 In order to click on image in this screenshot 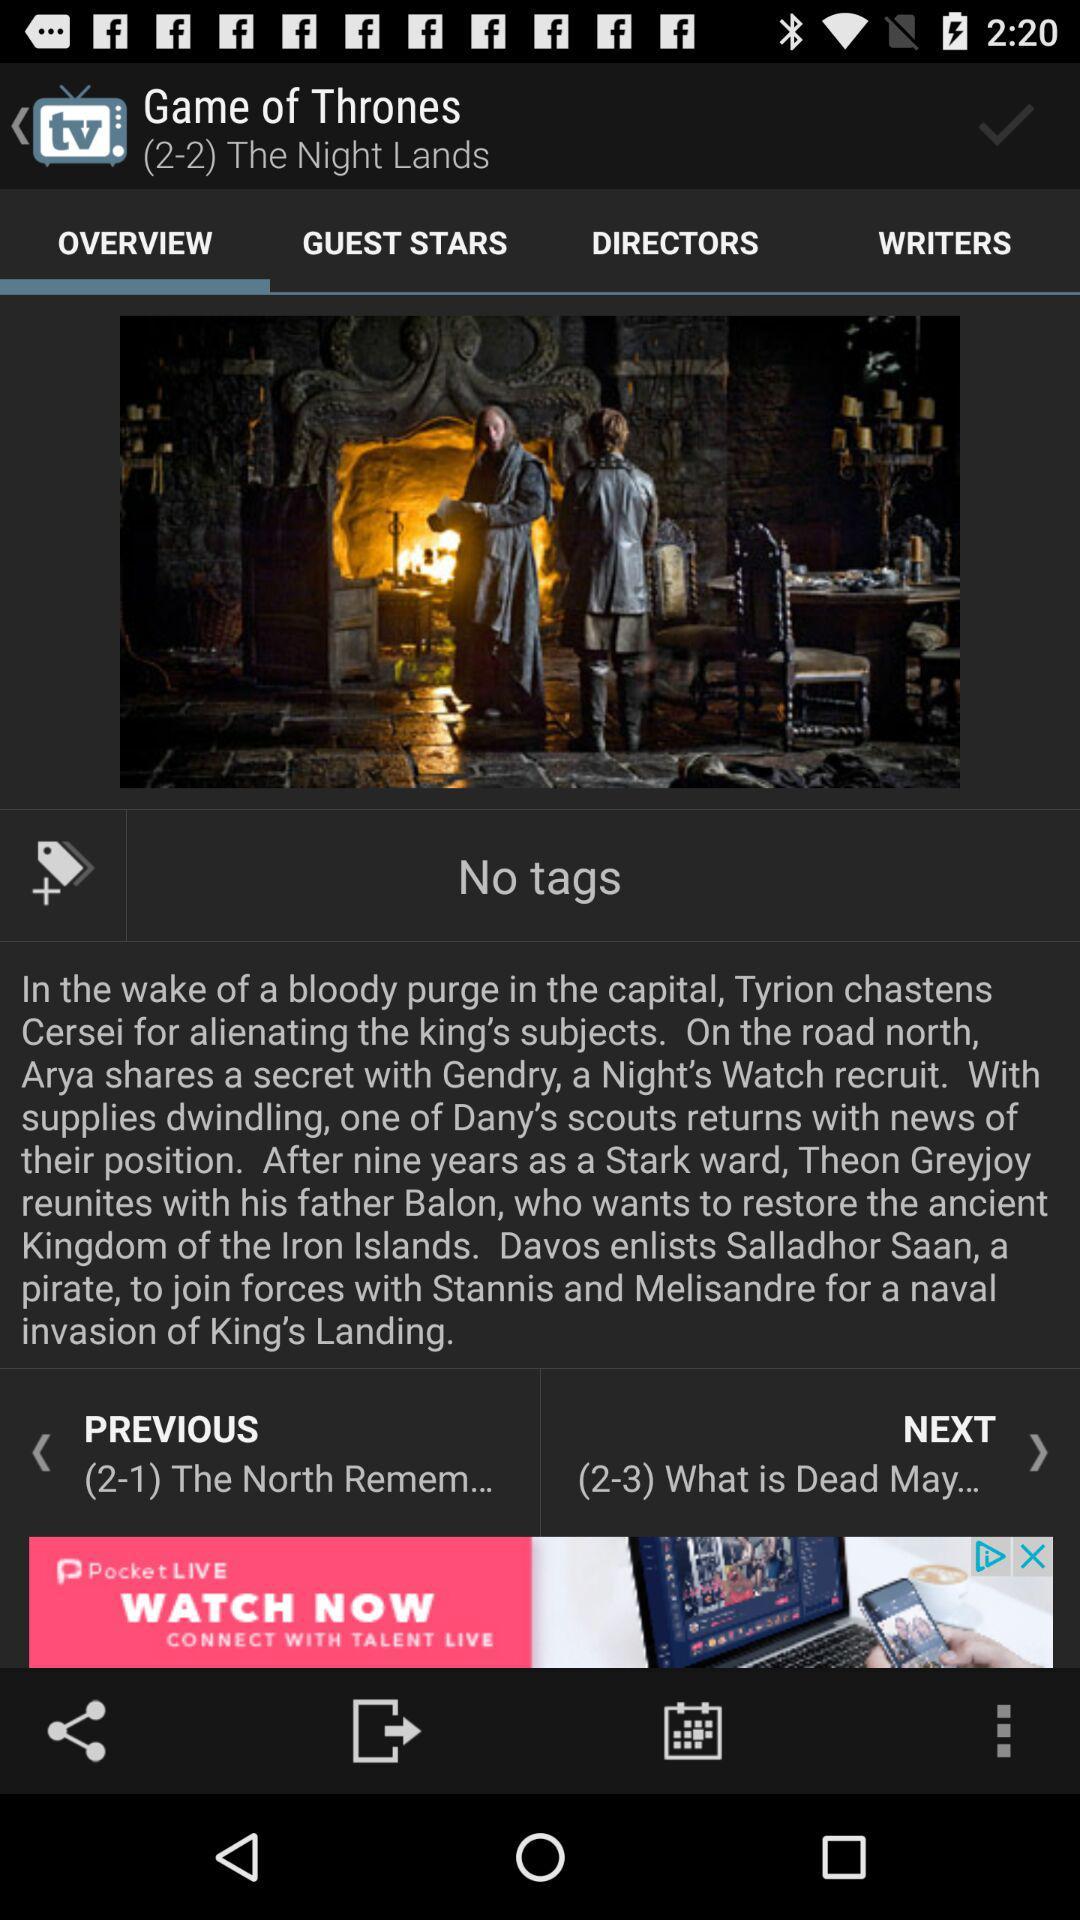, I will do `click(540, 552)`.